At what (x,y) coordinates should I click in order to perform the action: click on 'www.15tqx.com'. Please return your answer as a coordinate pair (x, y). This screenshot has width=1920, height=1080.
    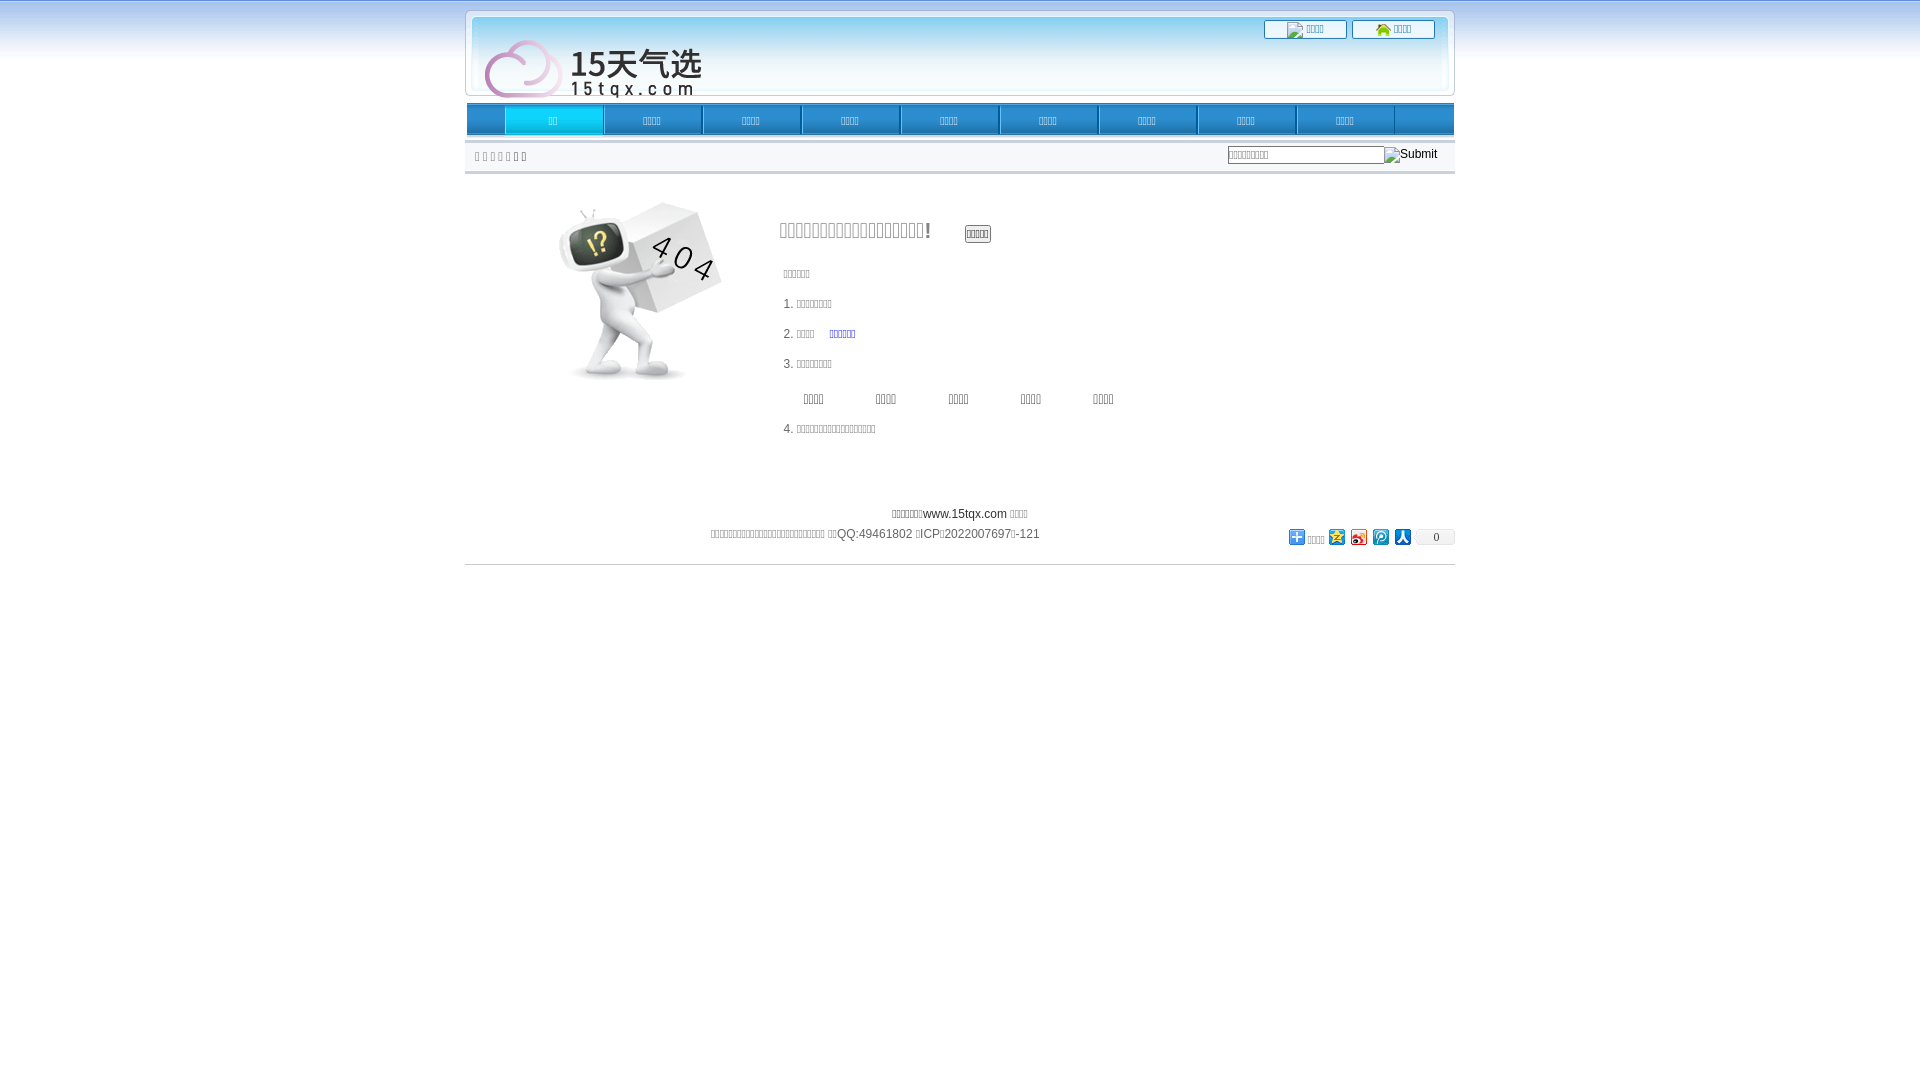
    Looking at the image, I should click on (964, 512).